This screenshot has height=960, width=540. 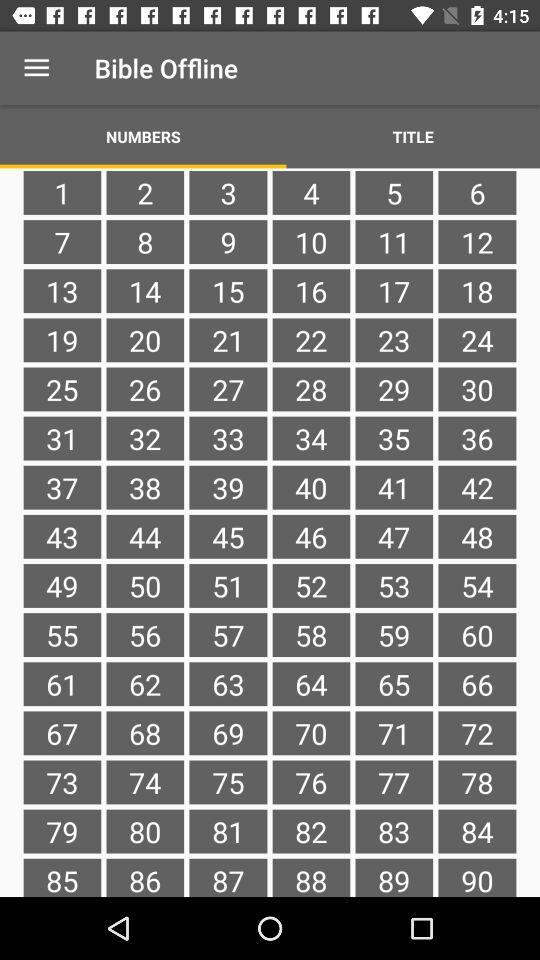 What do you see at coordinates (394, 634) in the screenshot?
I see `the item next to 54` at bounding box center [394, 634].